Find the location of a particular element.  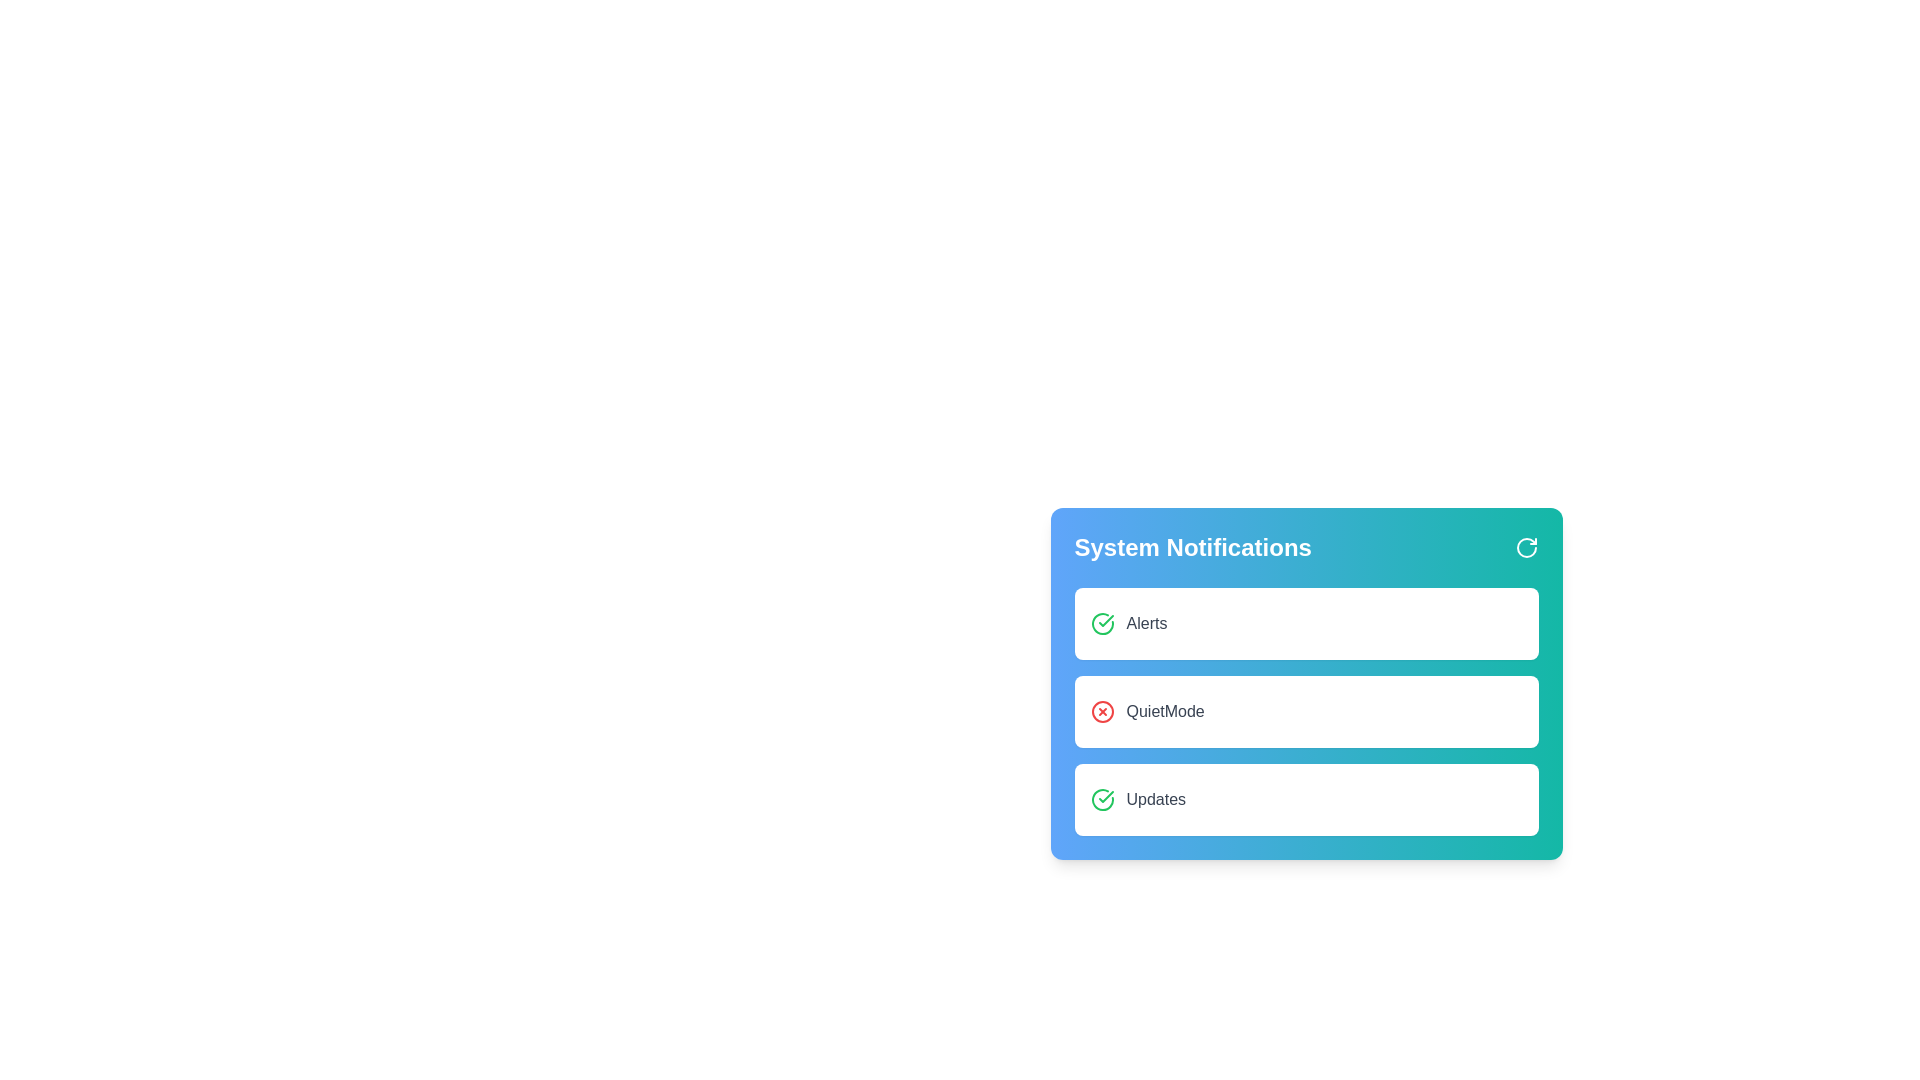

the refresh icon in the SystemNotificationPanel is located at coordinates (1525, 547).